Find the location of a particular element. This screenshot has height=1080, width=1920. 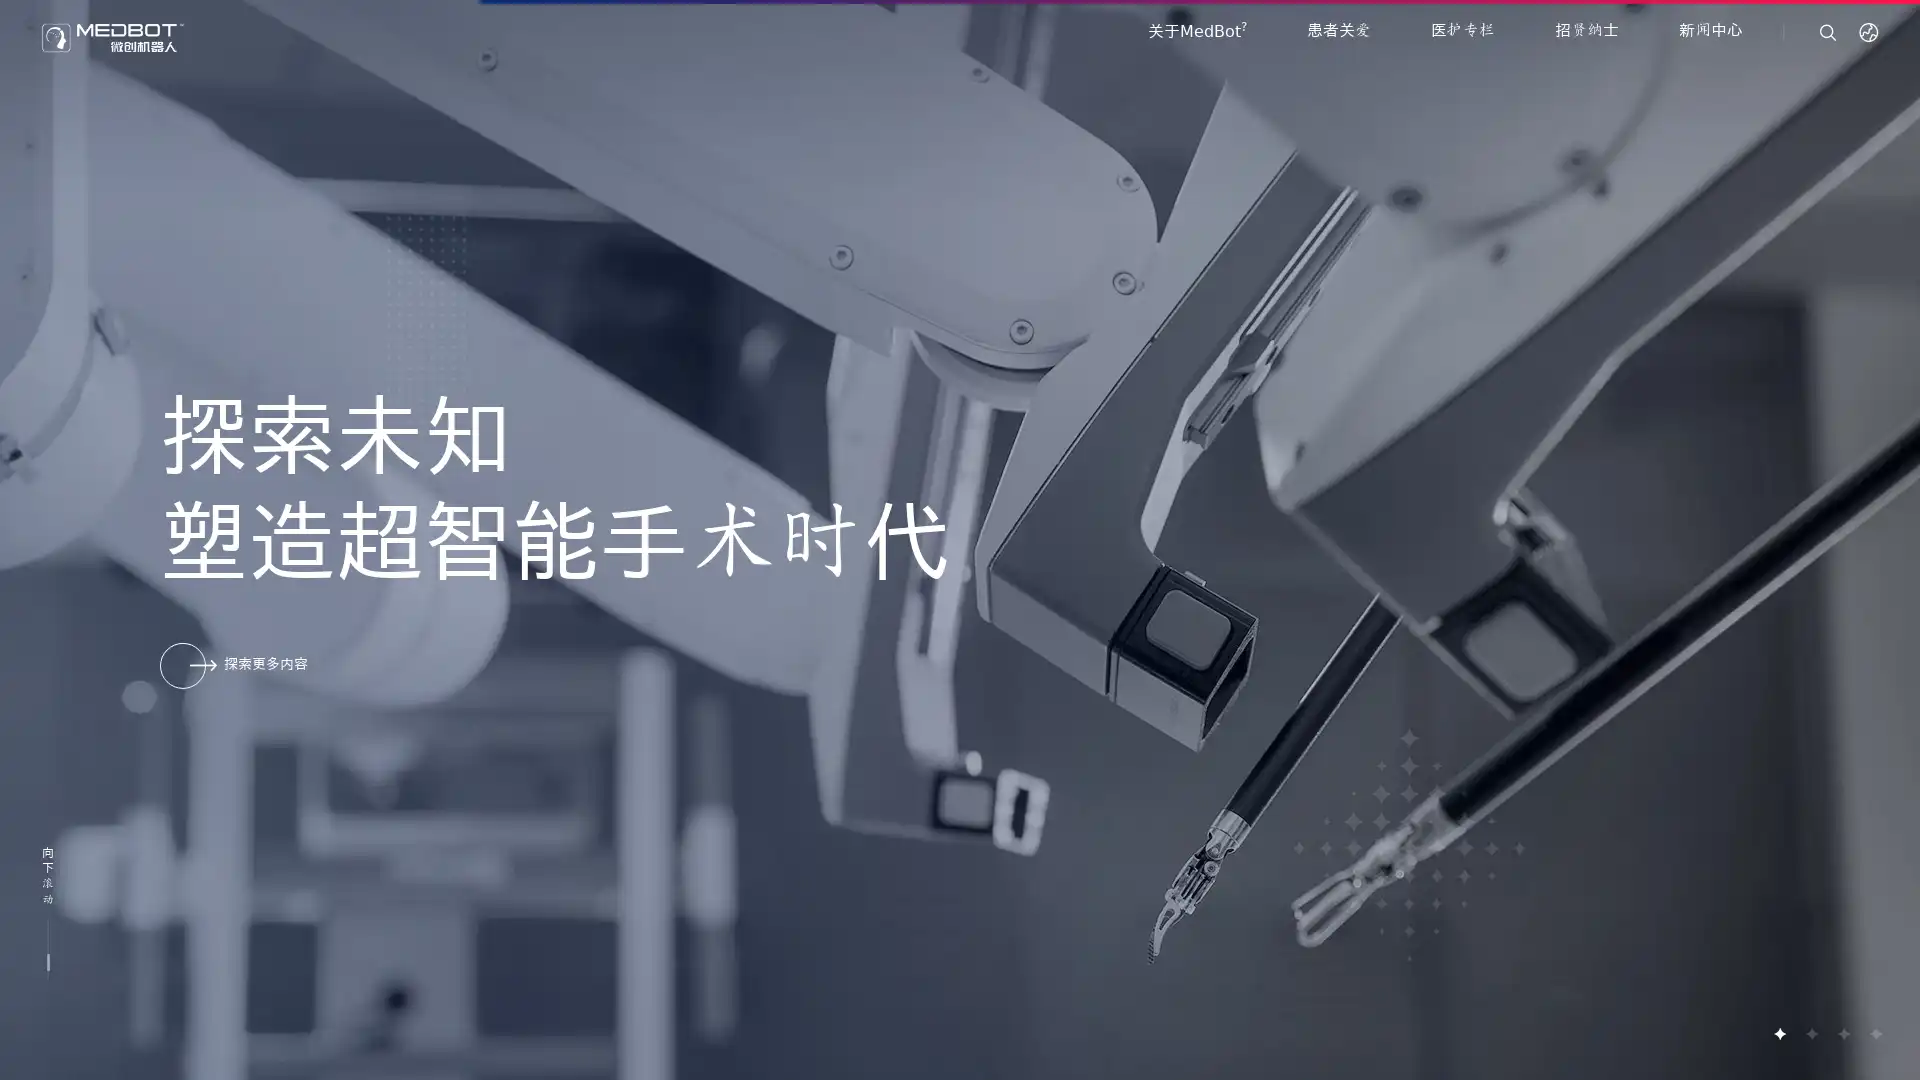

Go to slide 3 is located at coordinates (1842, 1033).